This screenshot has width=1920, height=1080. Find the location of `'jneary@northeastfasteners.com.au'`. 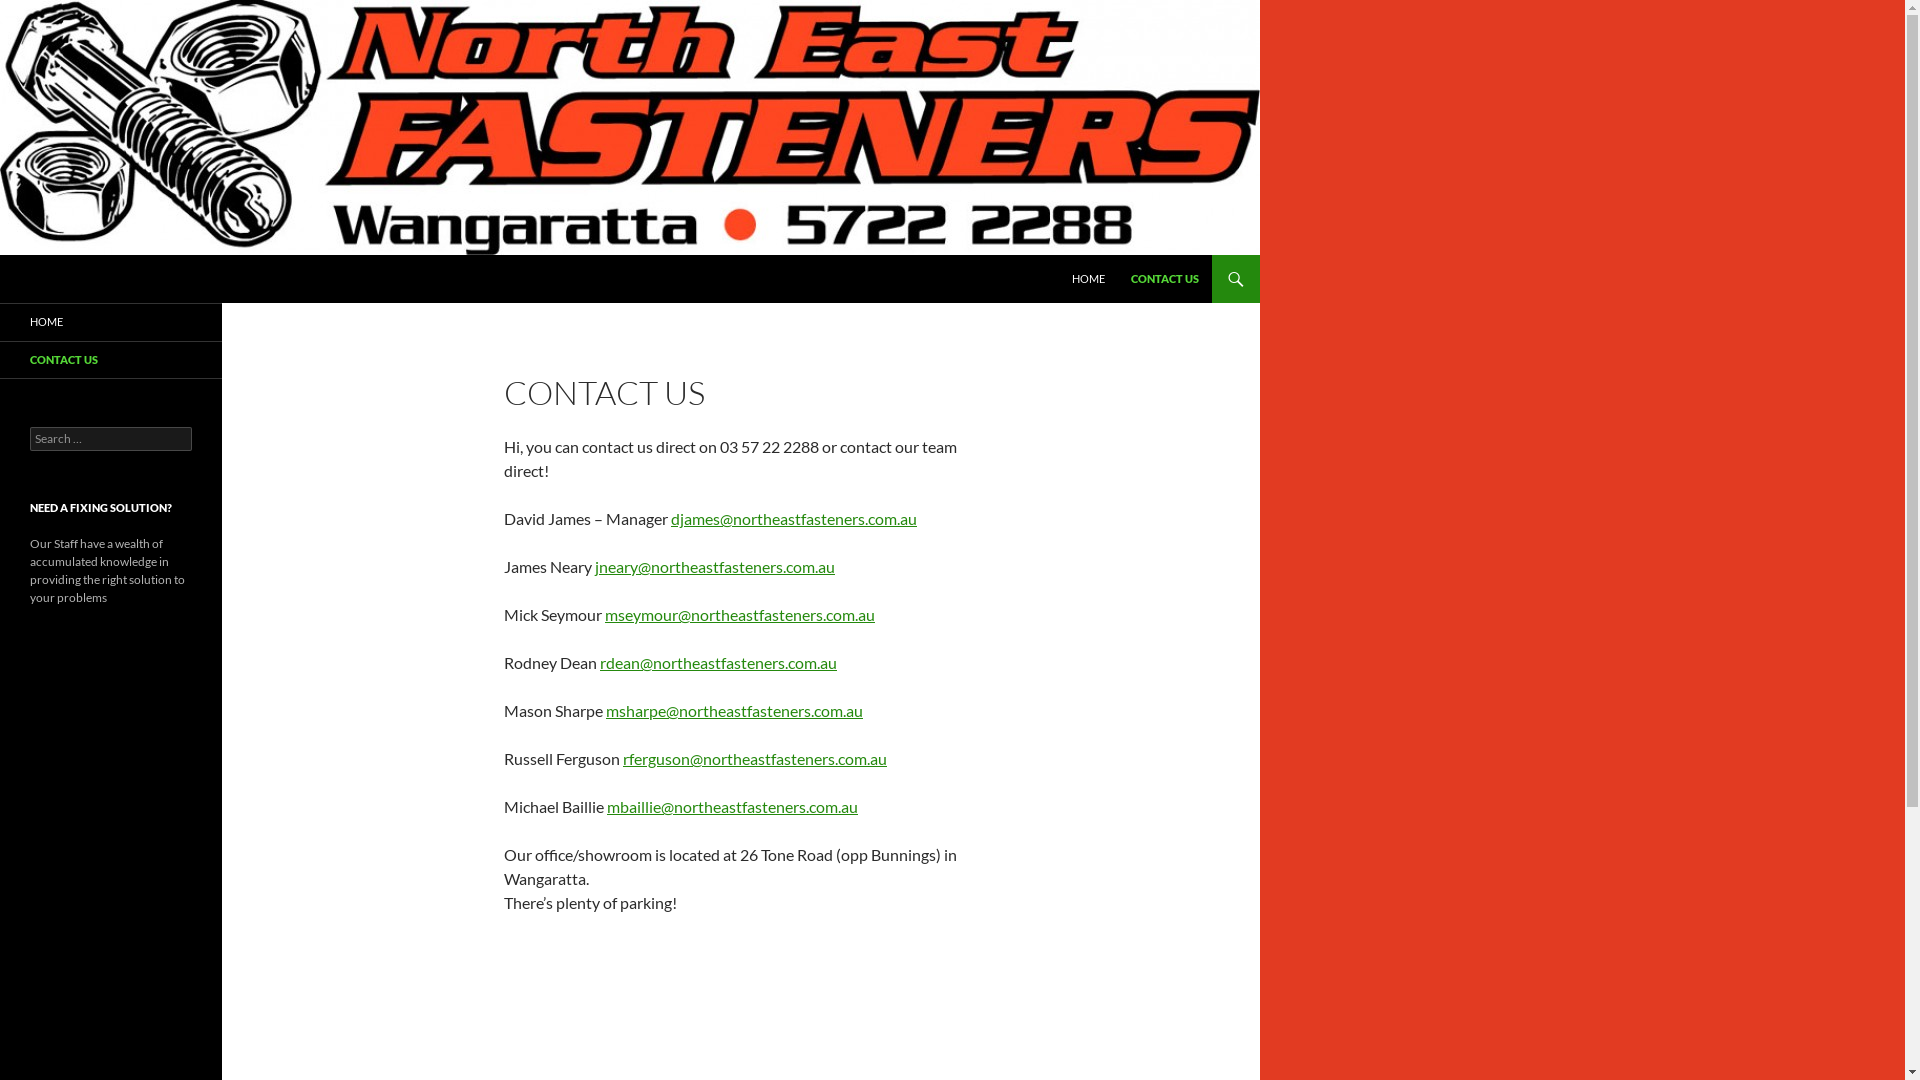

'jneary@northeastfasteners.com.au' is located at coordinates (715, 566).